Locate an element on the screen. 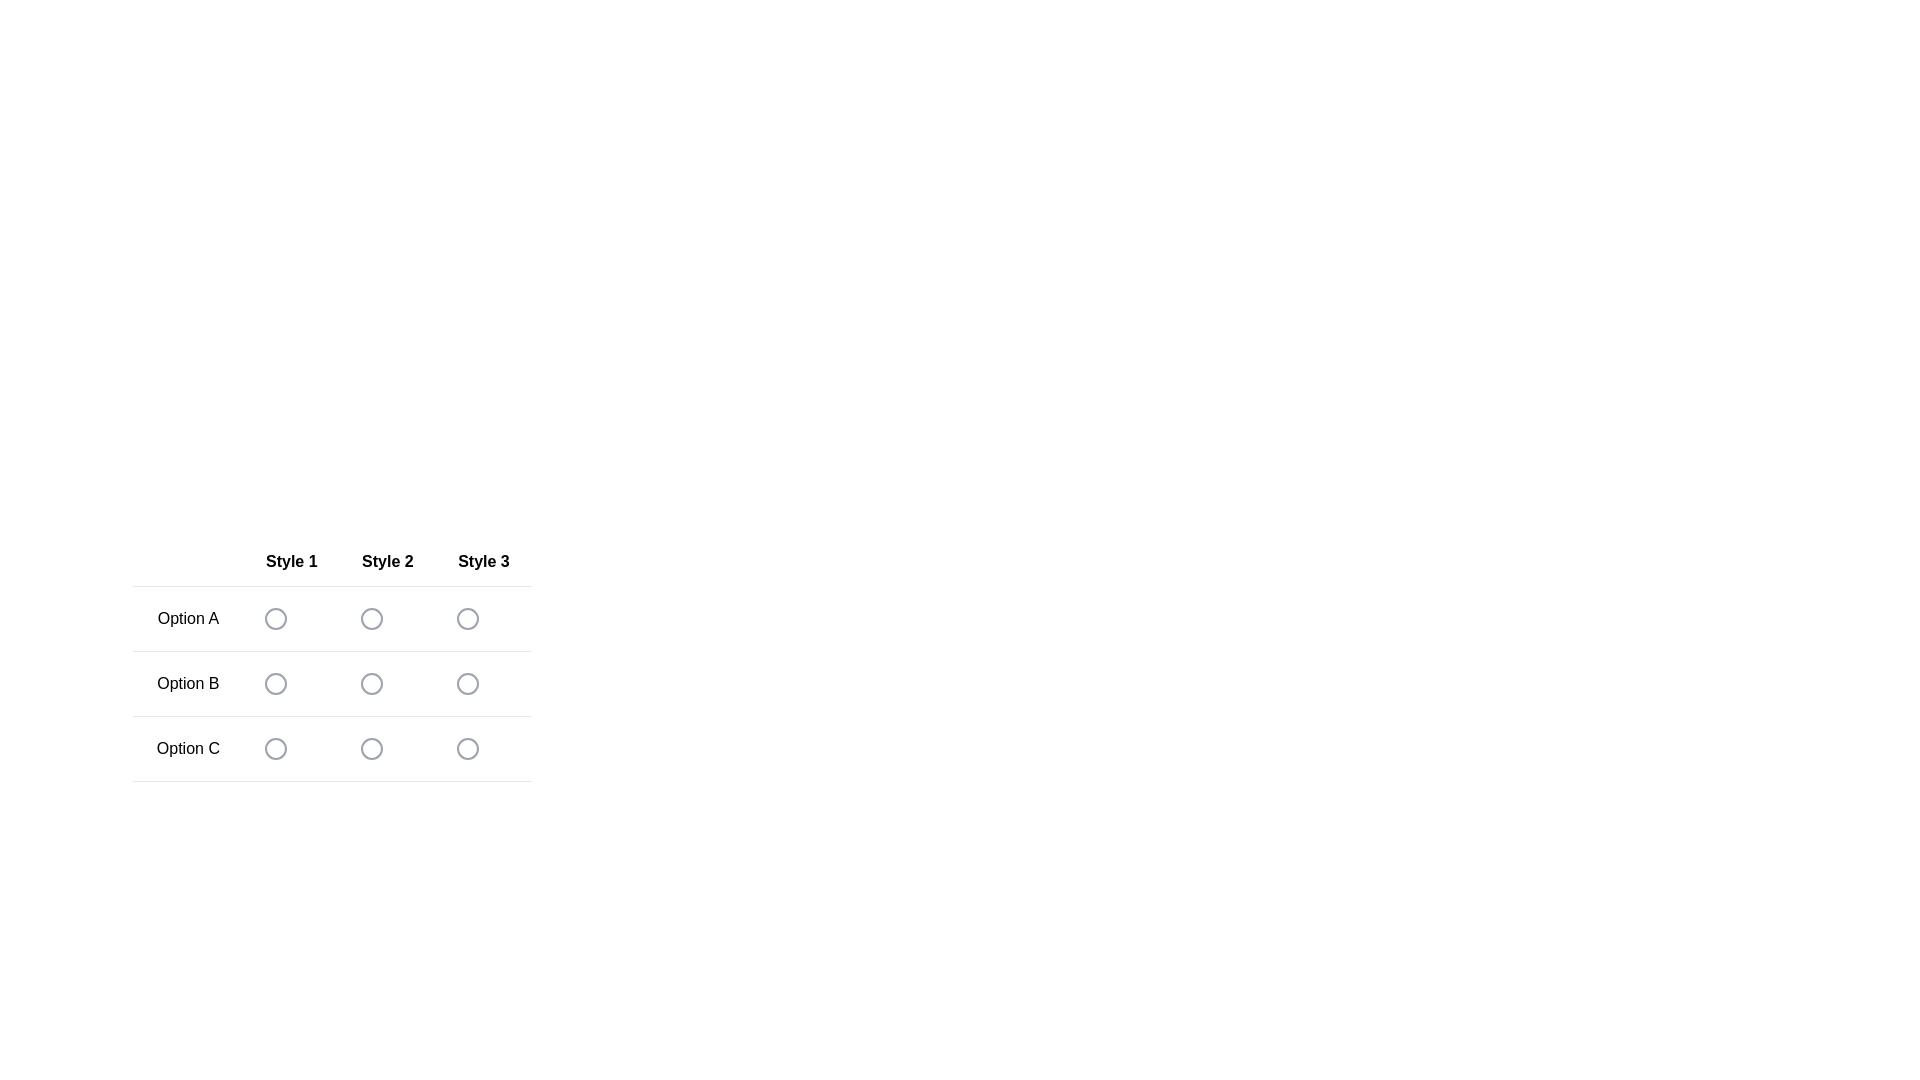 This screenshot has width=1920, height=1080. the 'Option C' radio button in the 'Style 2' column is located at coordinates (371, 748).